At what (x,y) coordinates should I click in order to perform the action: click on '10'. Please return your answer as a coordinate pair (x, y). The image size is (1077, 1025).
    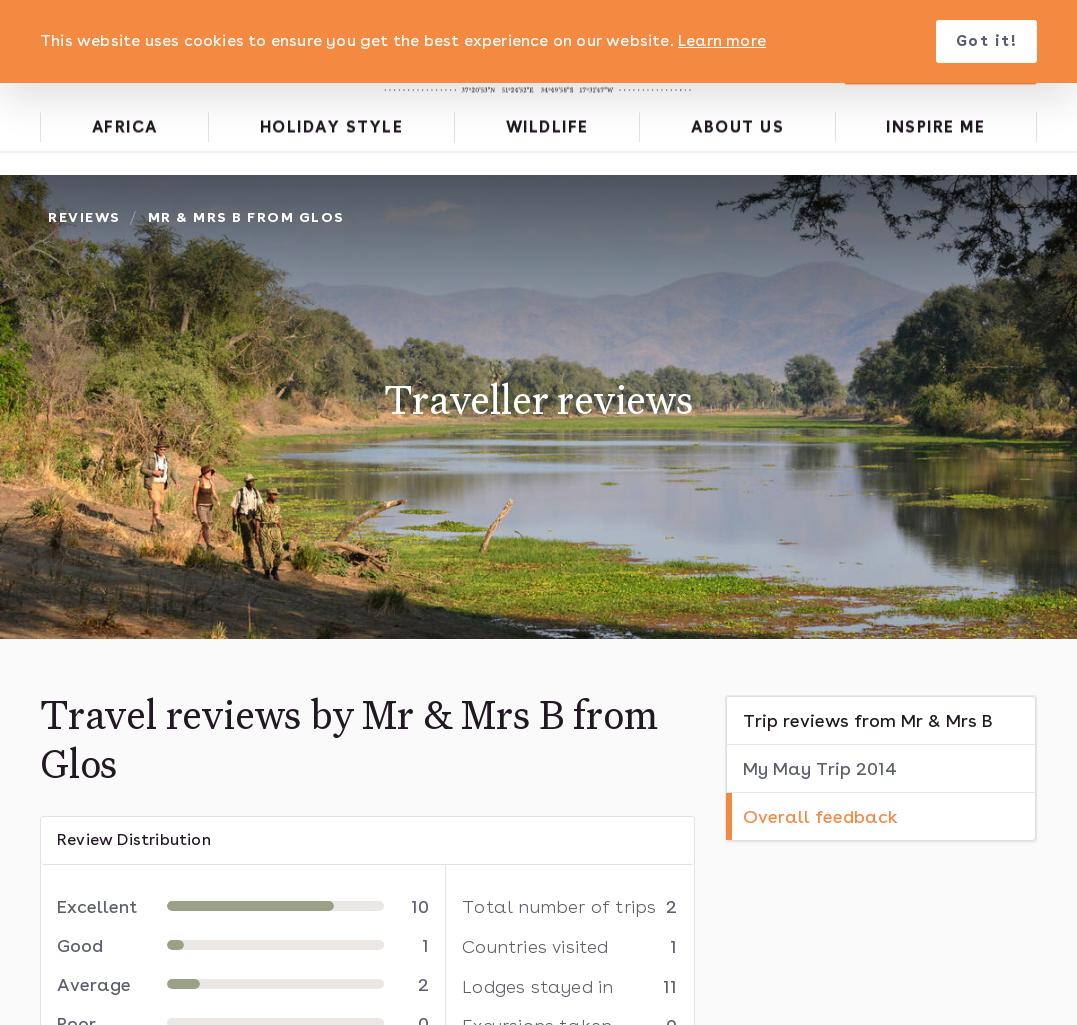
    Looking at the image, I should click on (419, 904).